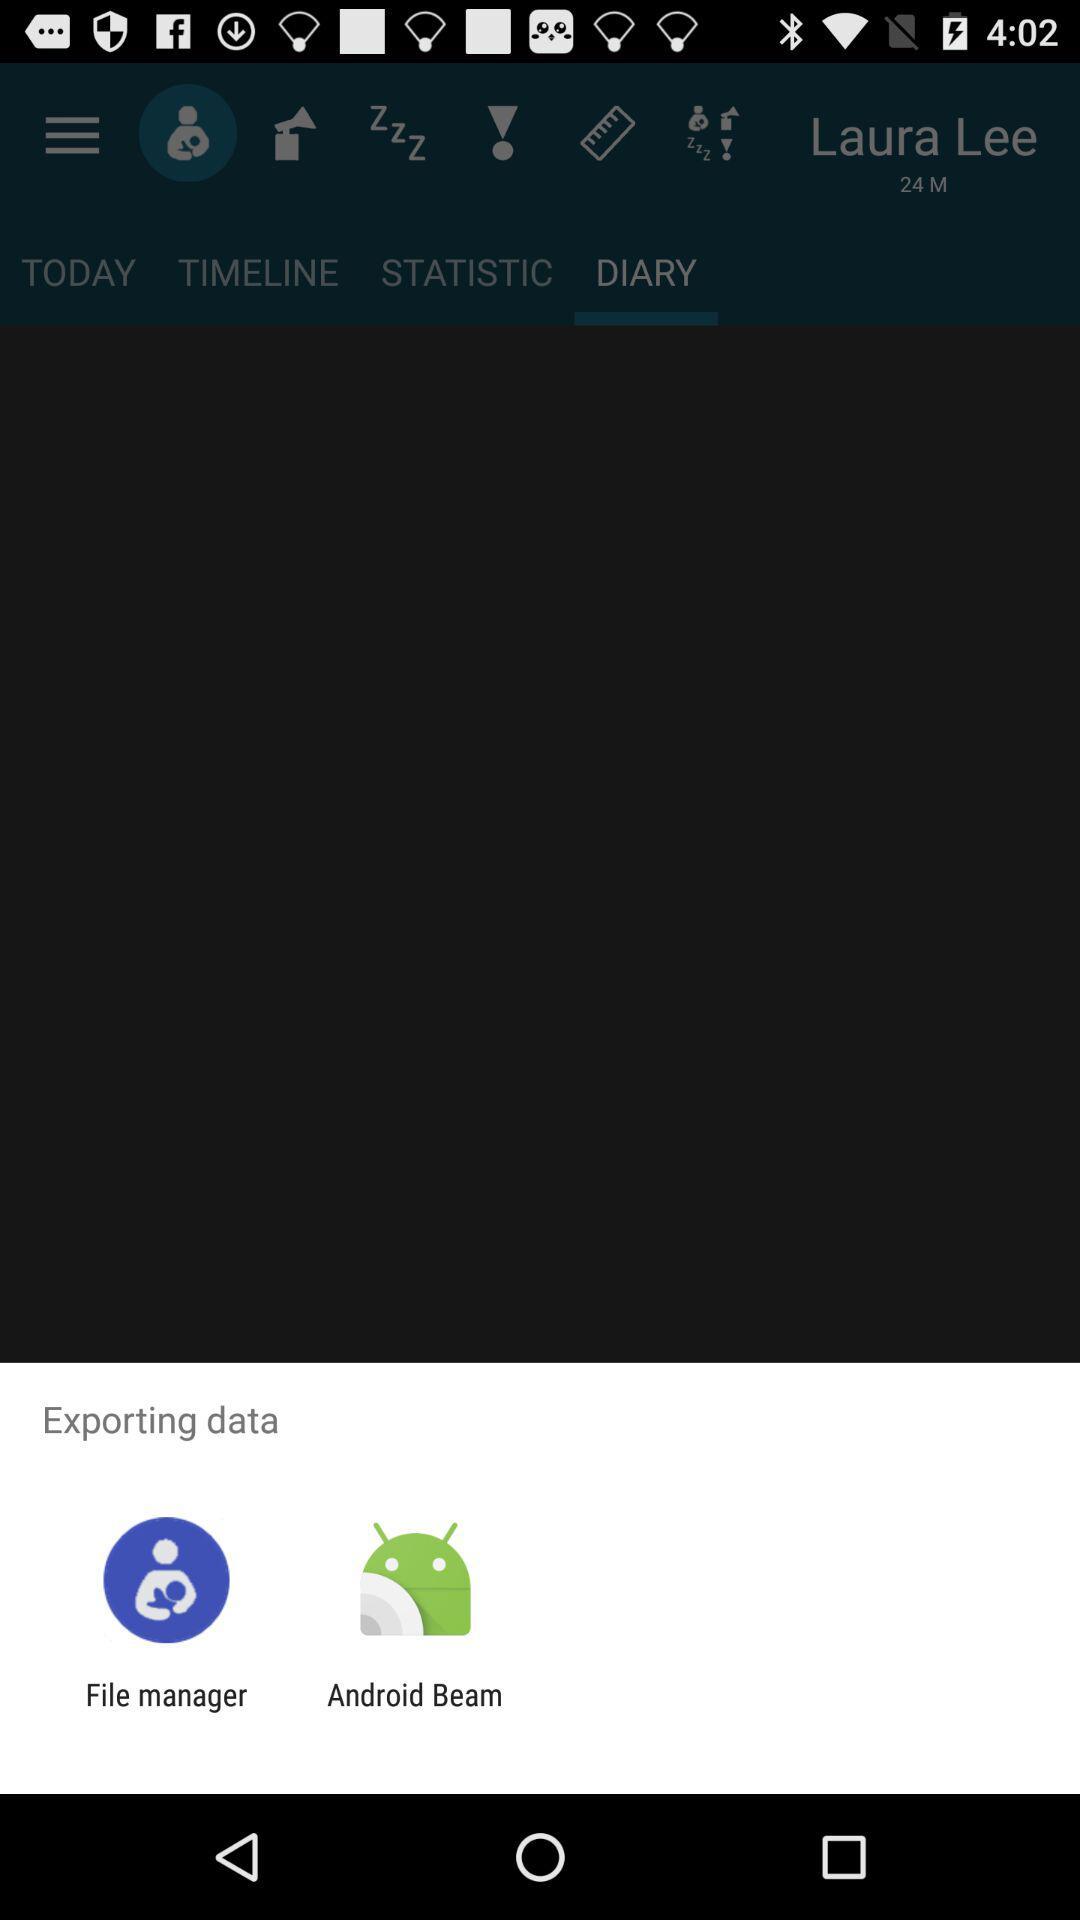  Describe the element at coordinates (165, 1711) in the screenshot. I see `app to the left of the android beam` at that location.